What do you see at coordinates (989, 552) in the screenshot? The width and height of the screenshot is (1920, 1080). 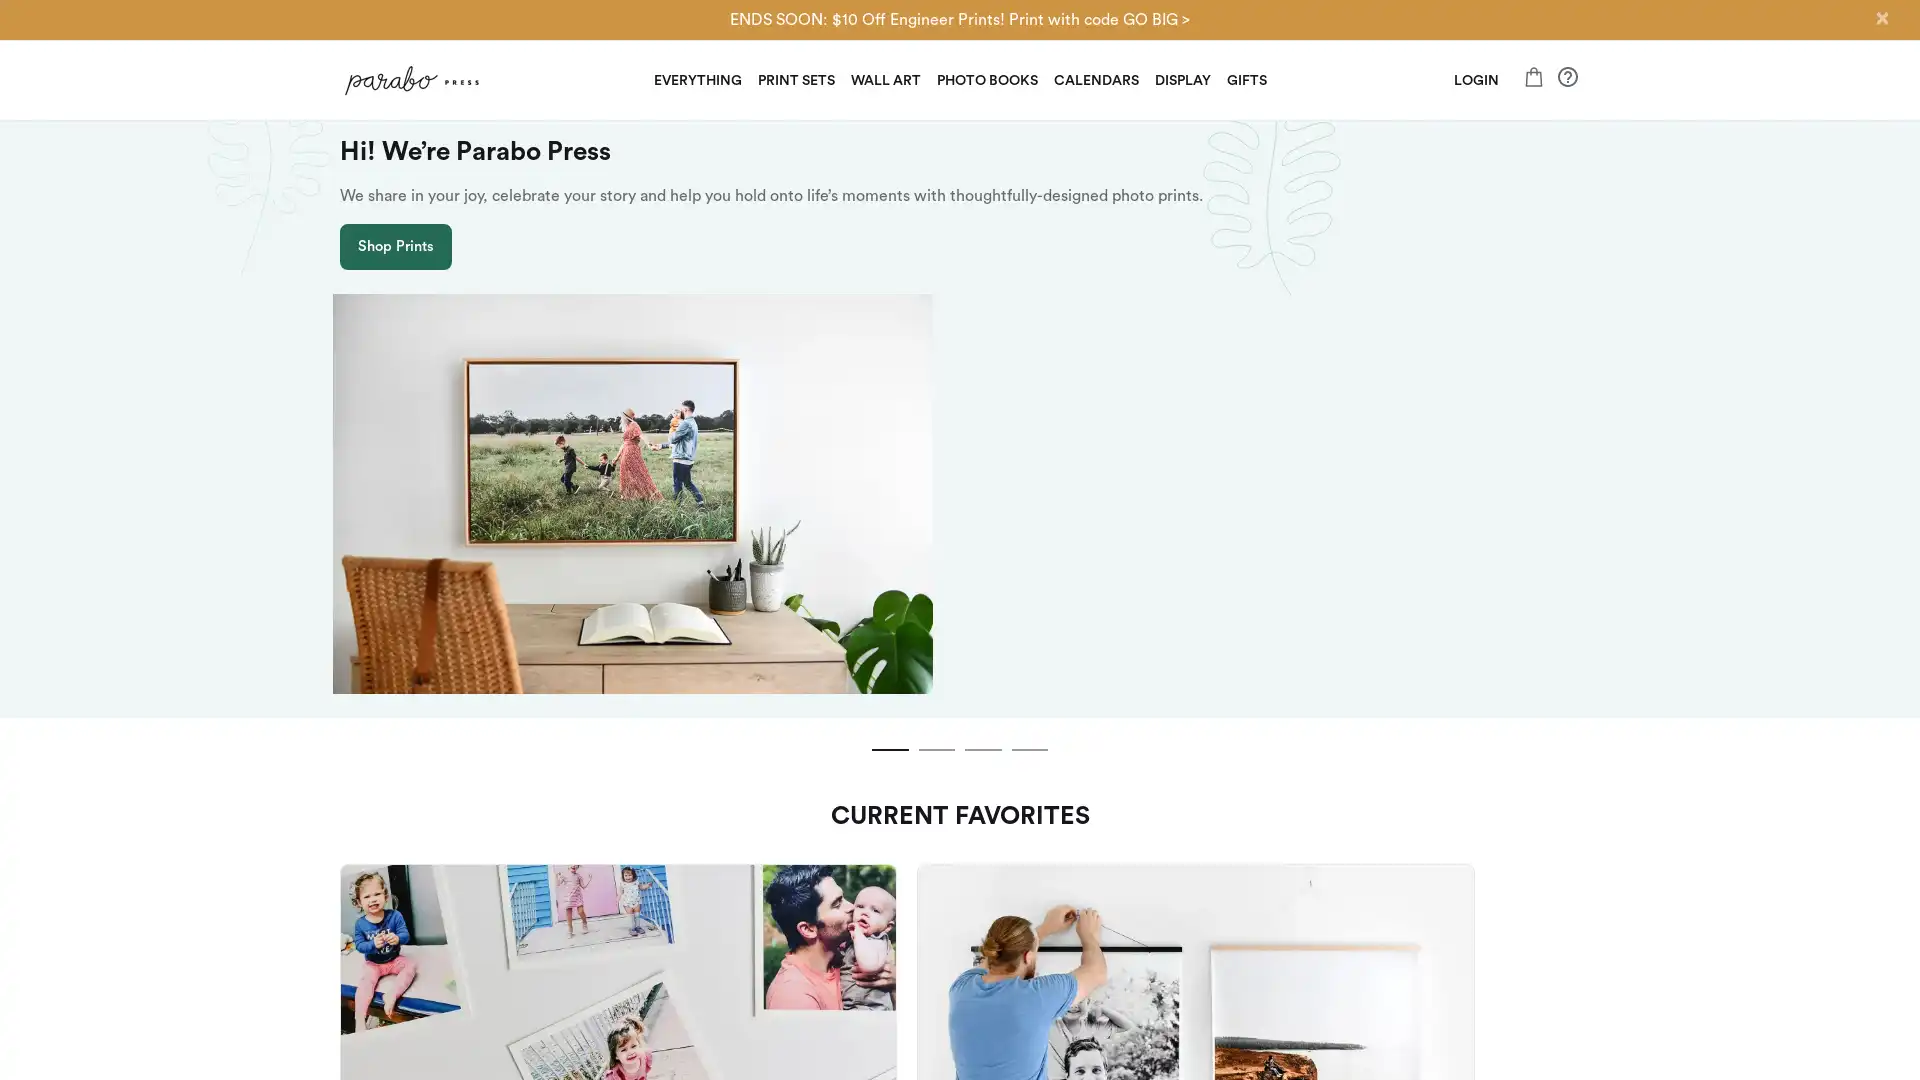 I see `slide dot` at bounding box center [989, 552].